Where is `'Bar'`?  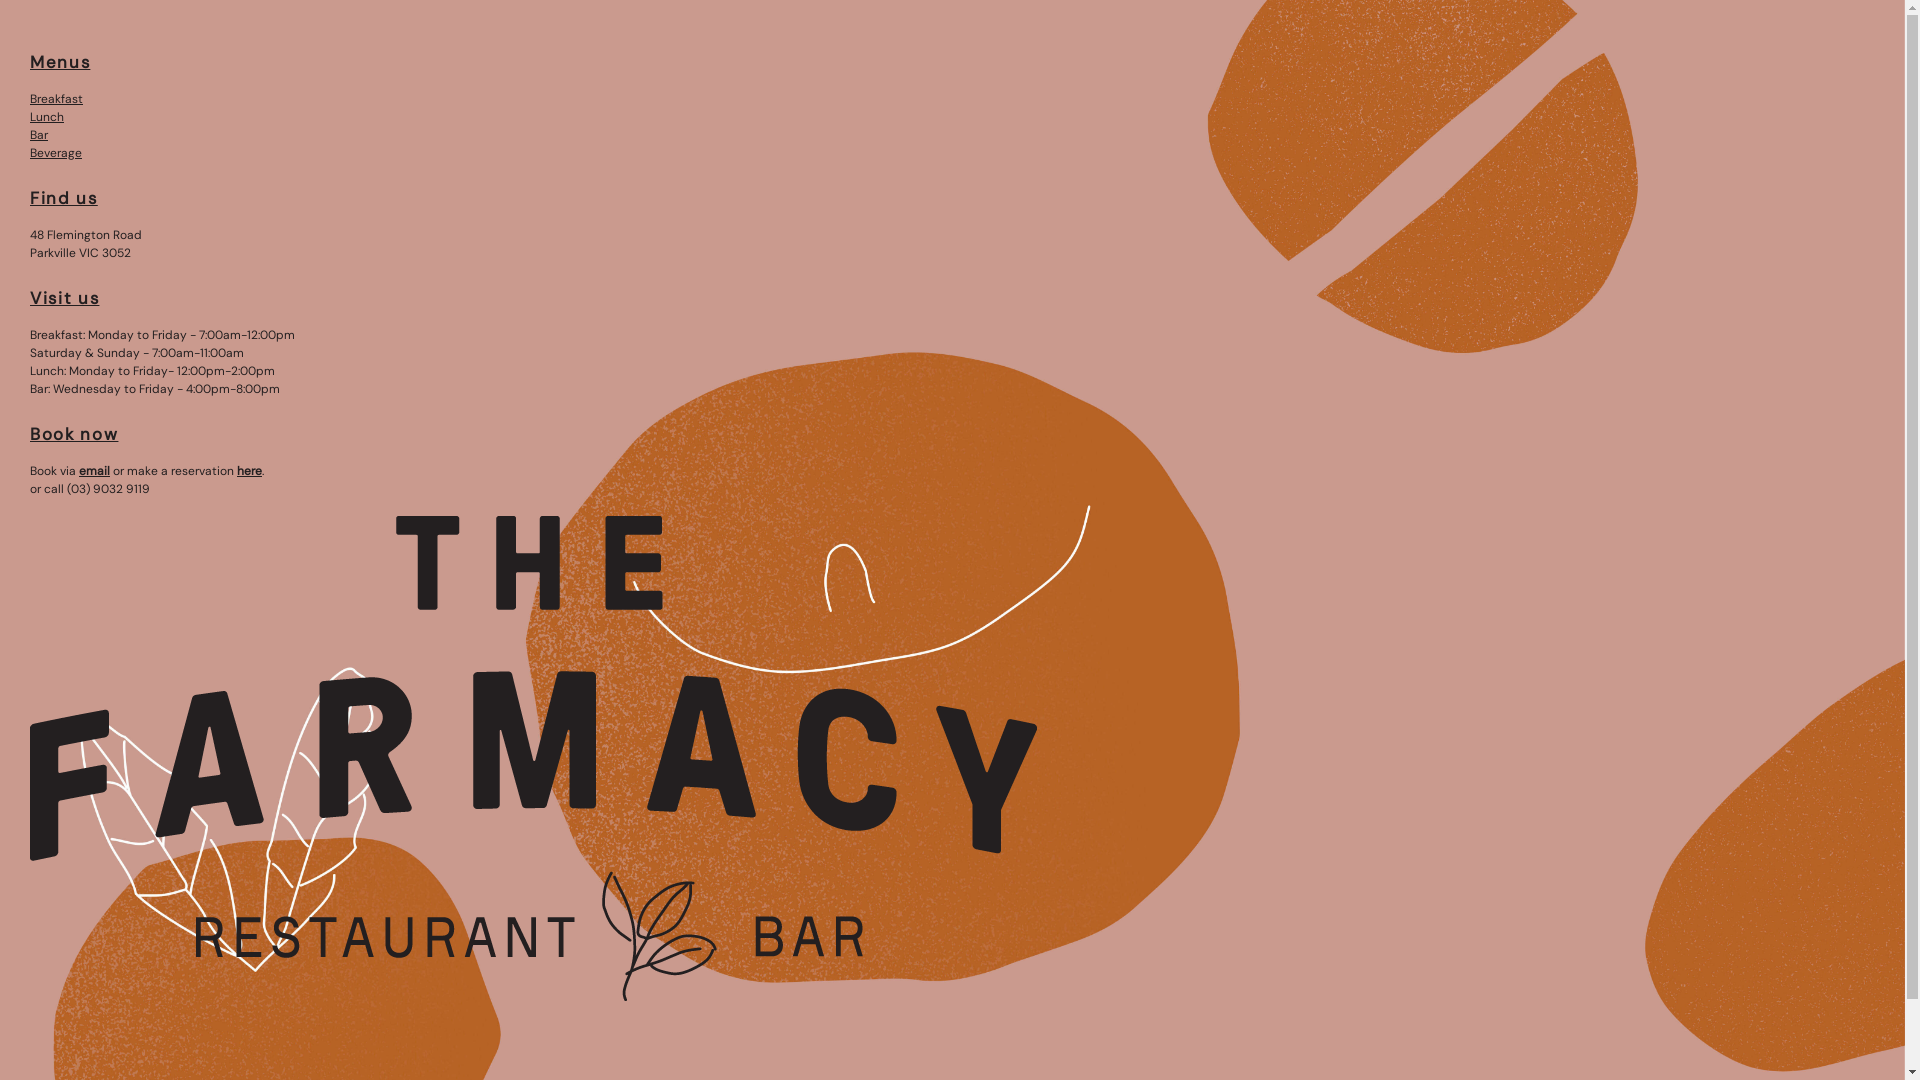 'Bar' is located at coordinates (29, 135).